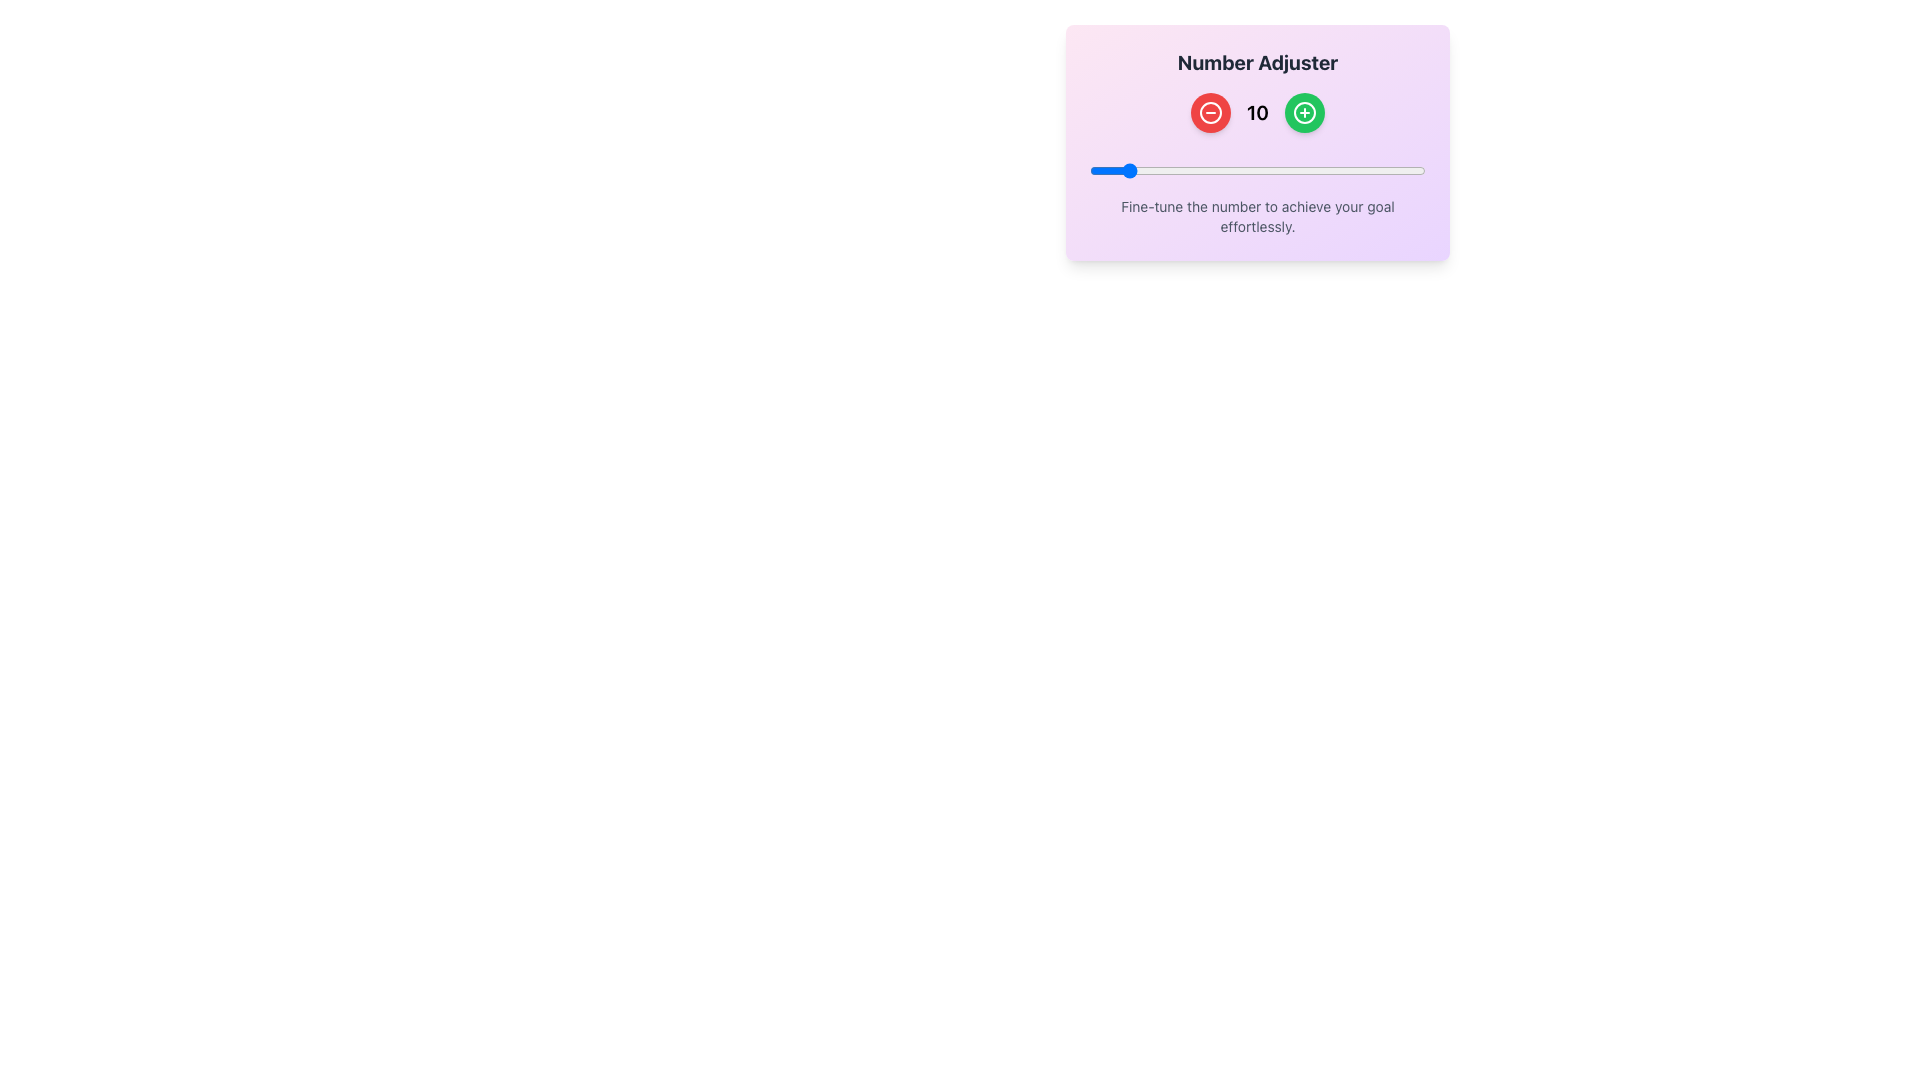 This screenshot has width=1920, height=1080. Describe the element at coordinates (1209, 112) in the screenshot. I see `the decrement button located on the left side of the numerical counter in the 'Number Adjuster' interface` at that location.